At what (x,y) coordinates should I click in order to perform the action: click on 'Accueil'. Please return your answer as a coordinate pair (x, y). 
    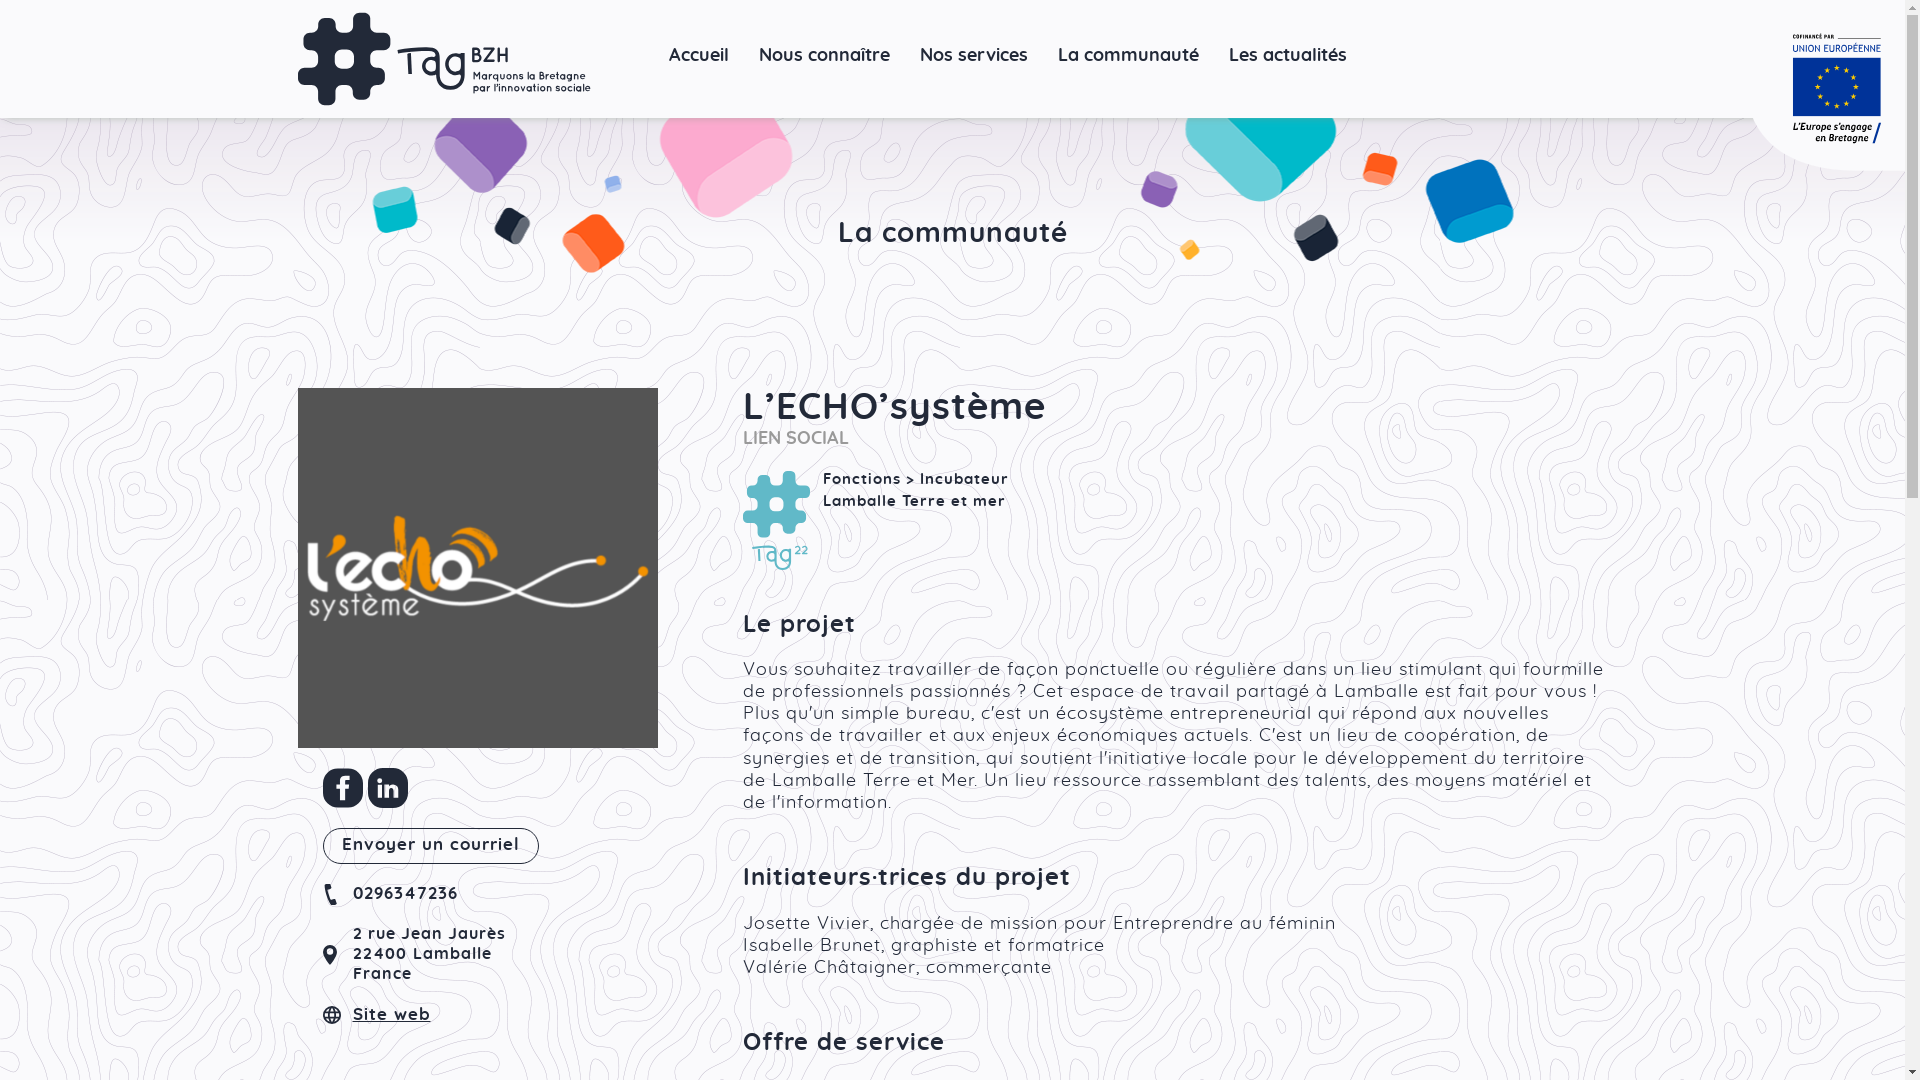
    Looking at the image, I should click on (699, 59).